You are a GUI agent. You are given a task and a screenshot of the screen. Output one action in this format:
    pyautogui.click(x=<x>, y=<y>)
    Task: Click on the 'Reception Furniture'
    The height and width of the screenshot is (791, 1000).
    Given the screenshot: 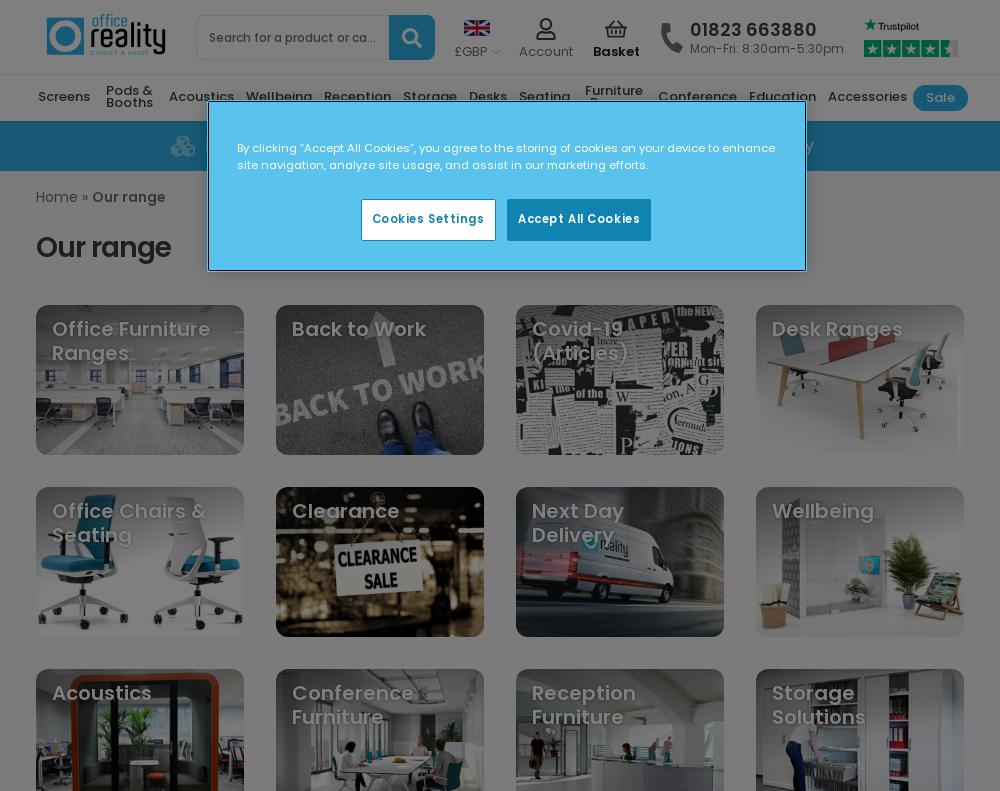 What is the action you would take?
    pyautogui.click(x=583, y=702)
    